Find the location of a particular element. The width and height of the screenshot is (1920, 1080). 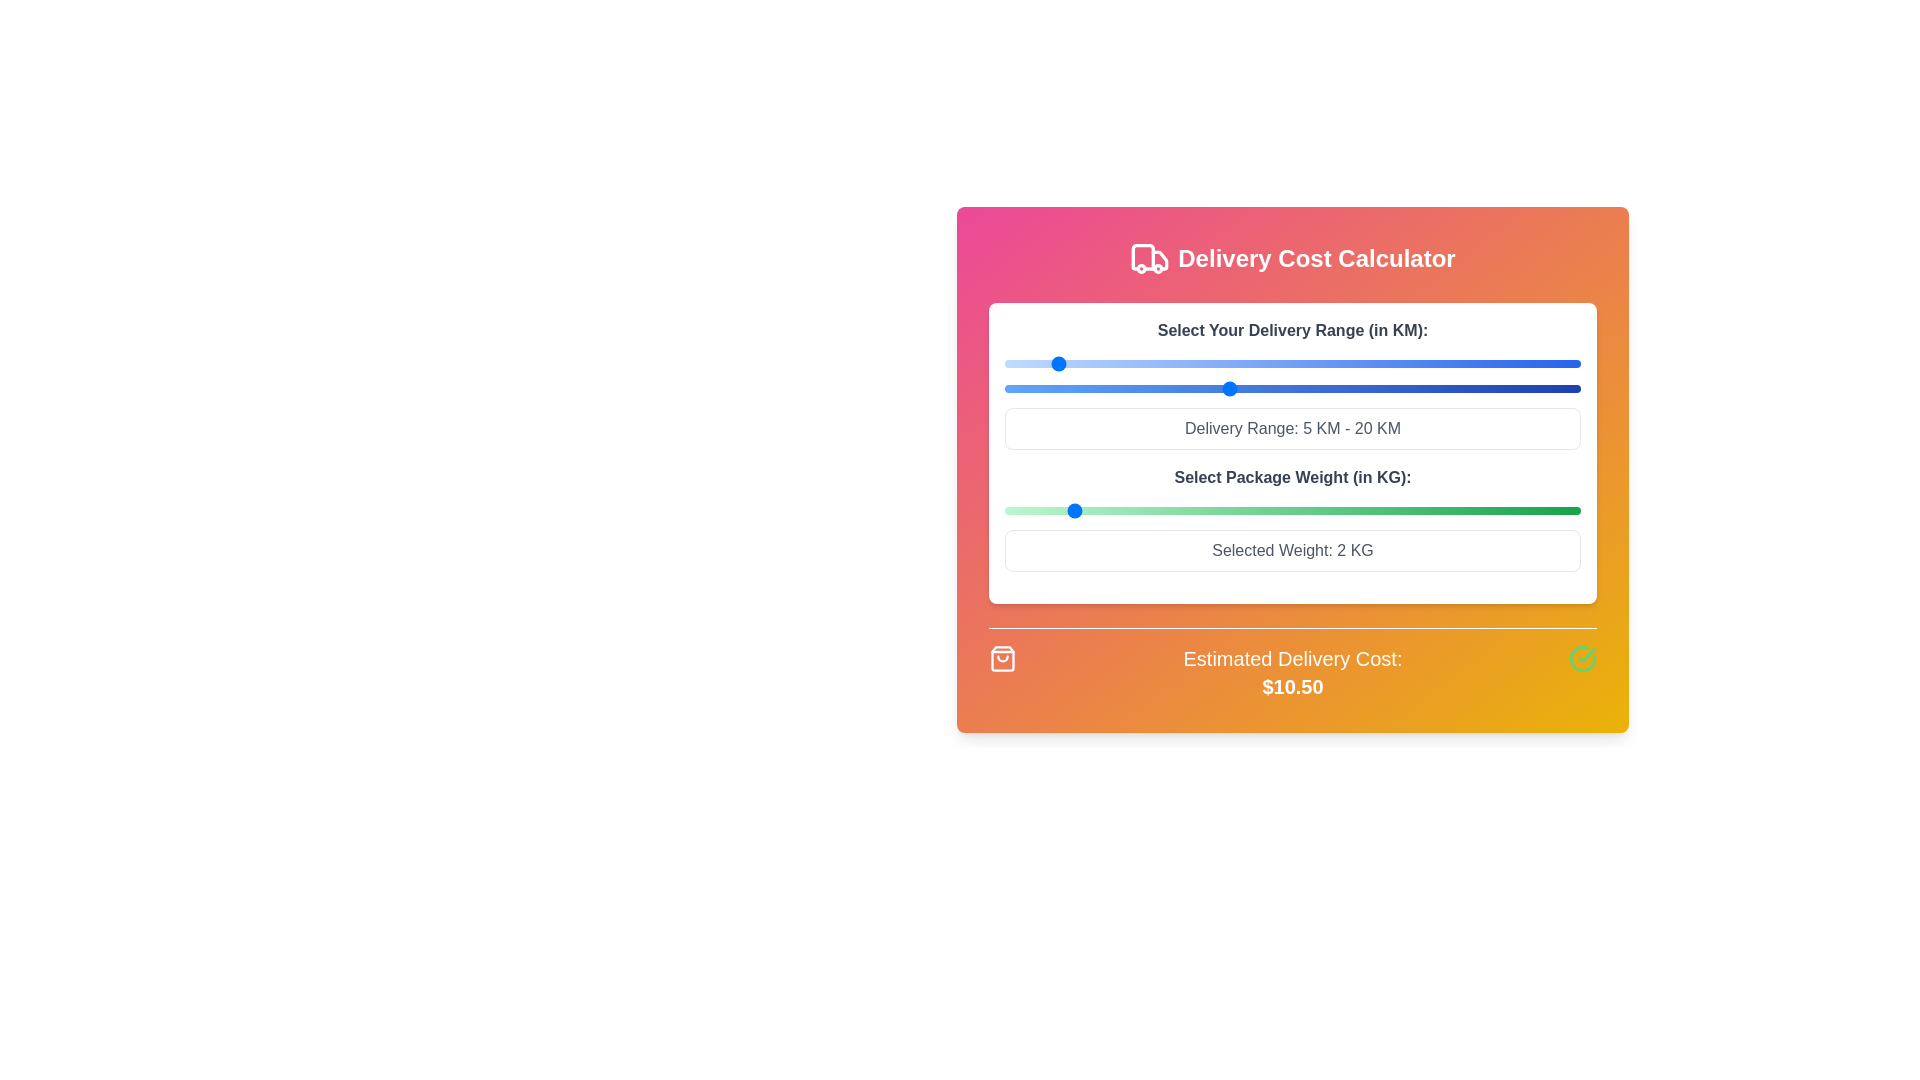

the delivery range is located at coordinates (1239, 363).